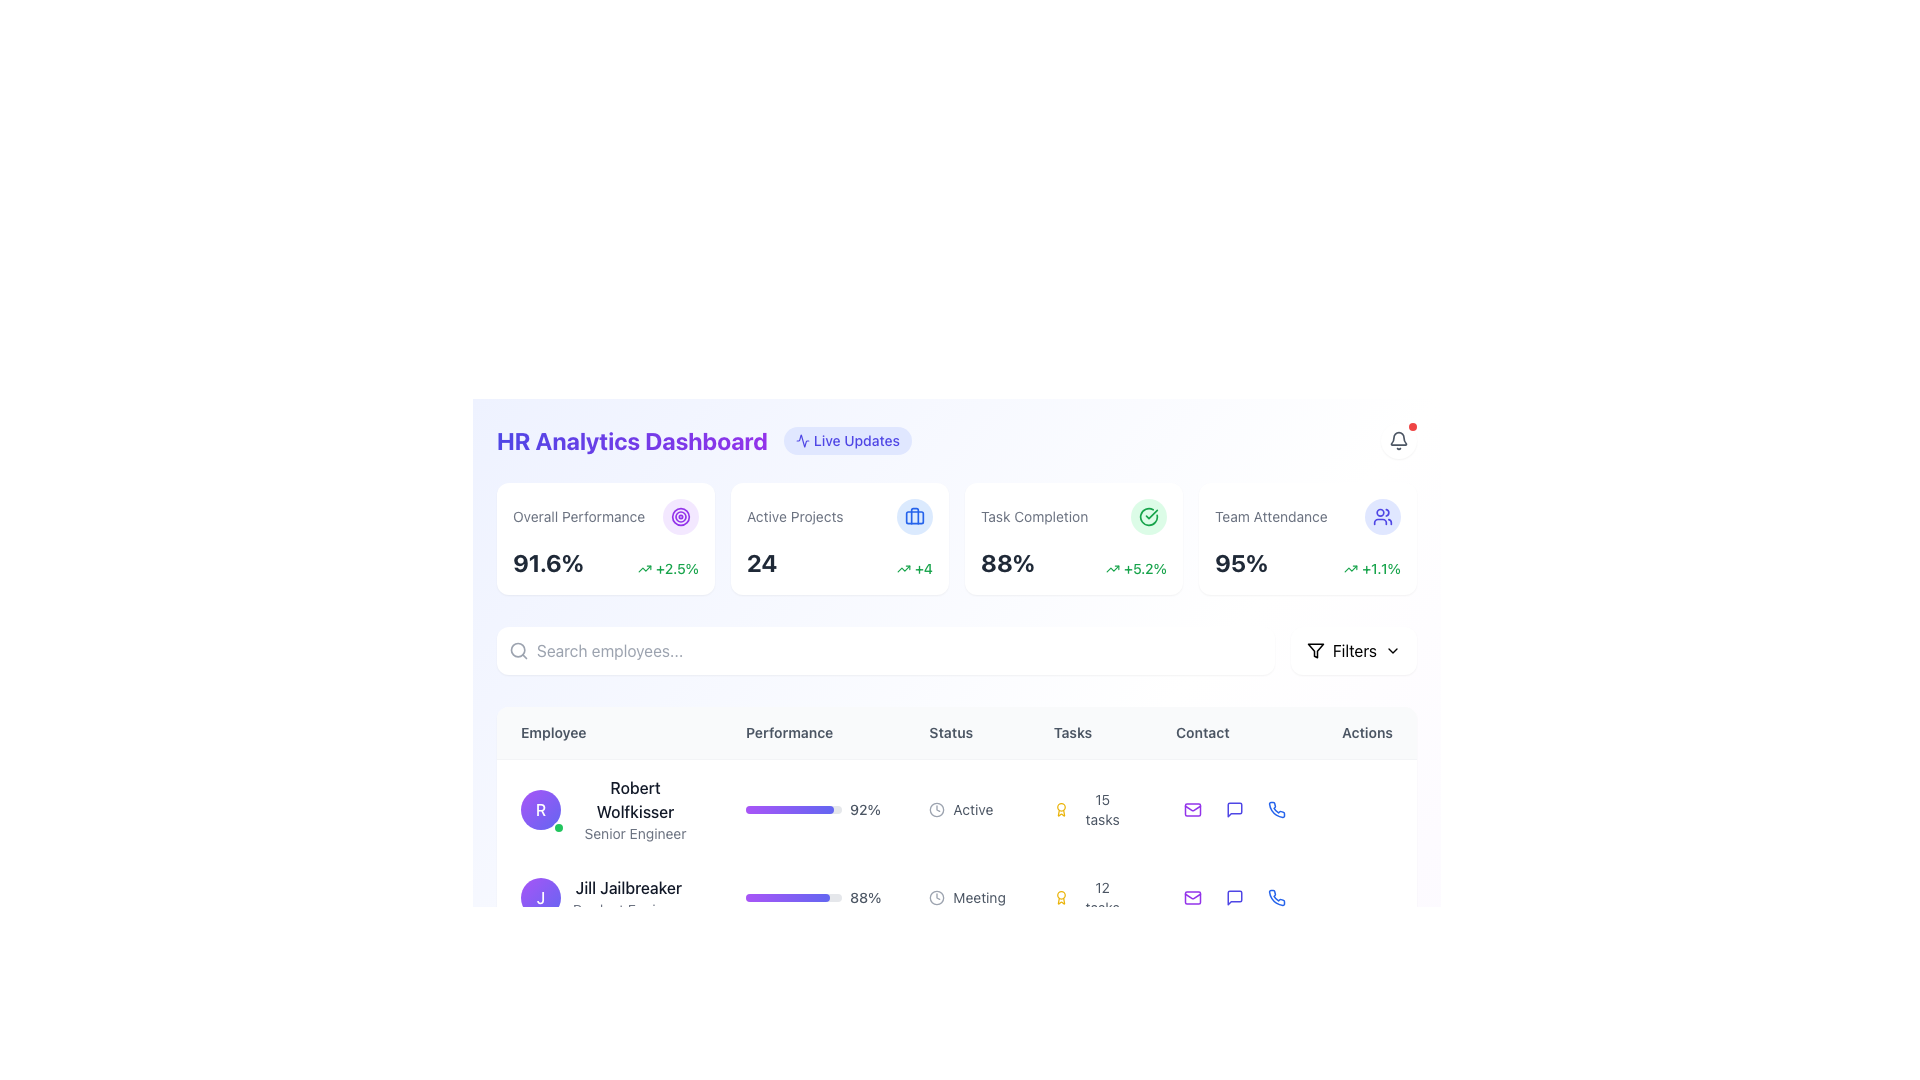 Image resolution: width=1920 pixels, height=1080 pixels. What do you see at coordinates (967, 733) in the screenshot?
I see `the text header labeled 'Status', which is styled with bold gray text and is positioned in the third column of a table layout` at bounding box center [967, 733].